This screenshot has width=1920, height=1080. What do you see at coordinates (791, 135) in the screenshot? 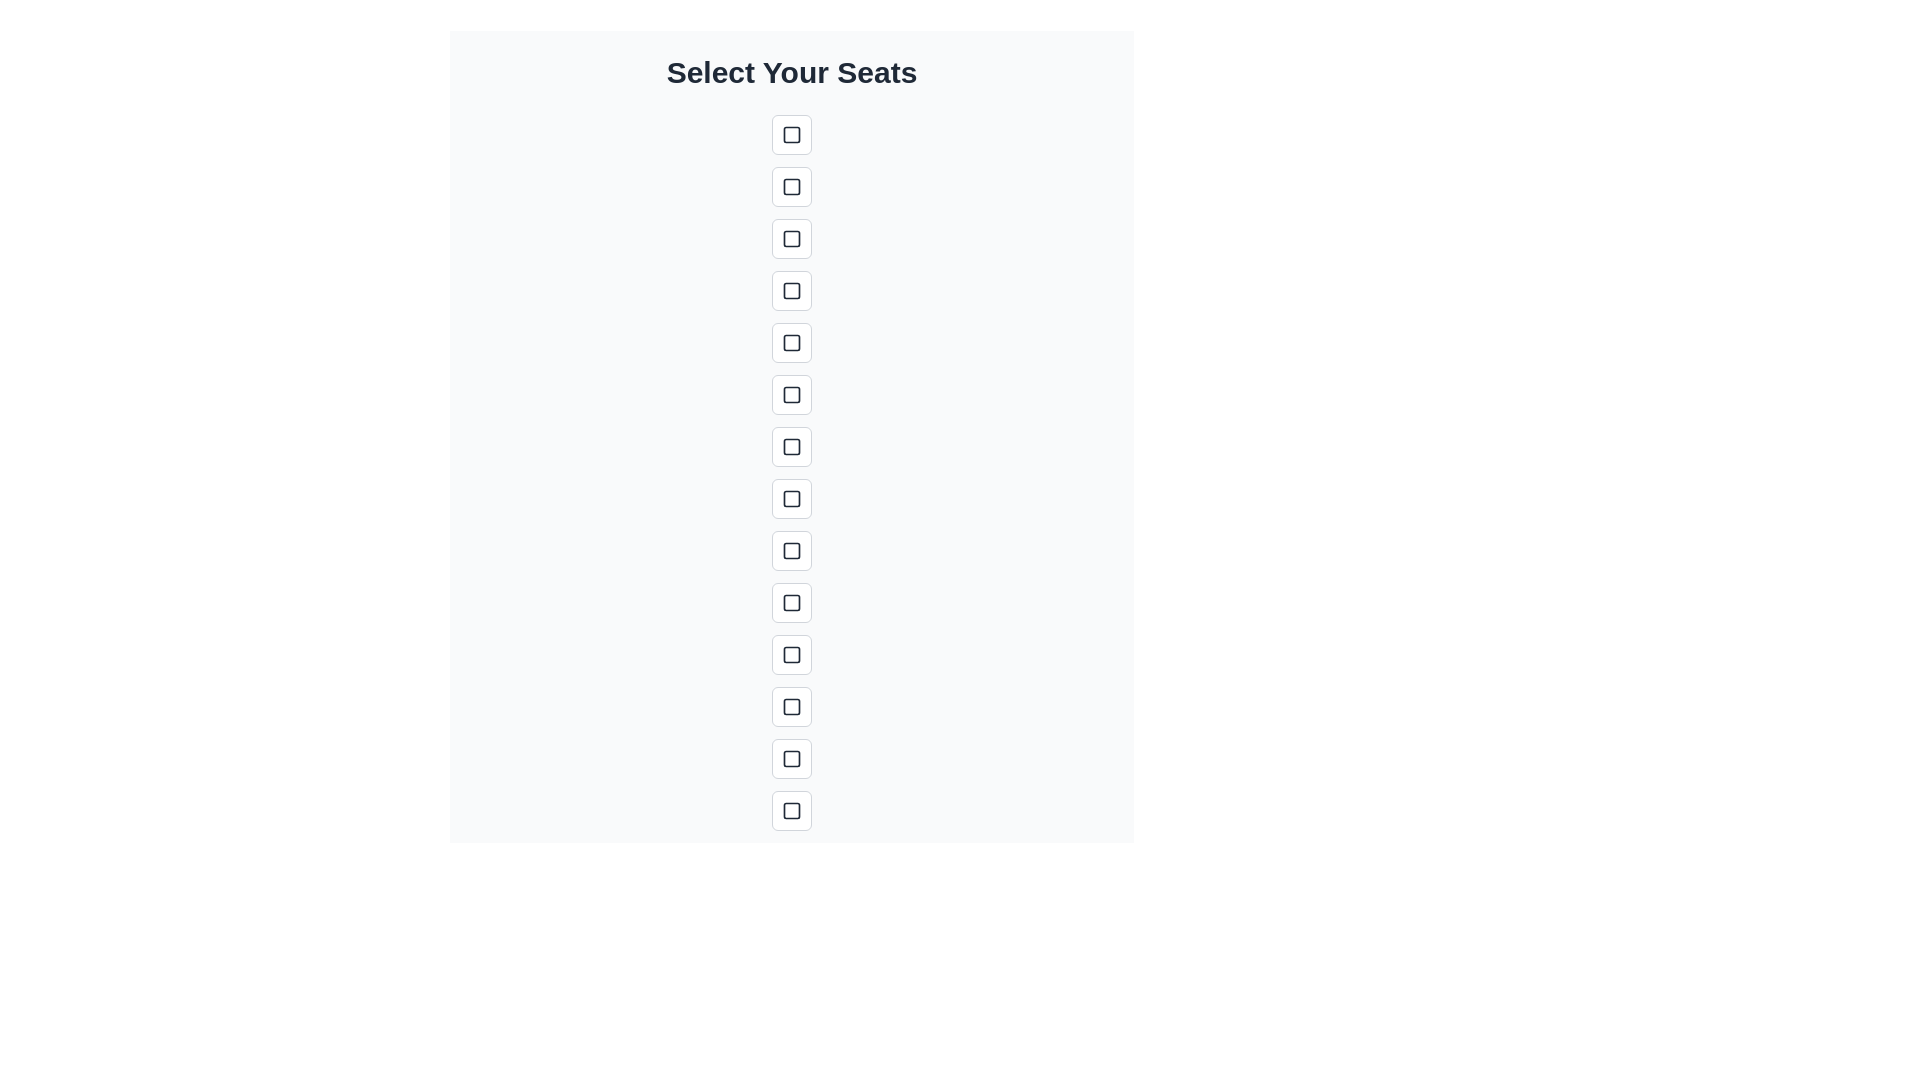
I see `the selected seat button to deselect it` at bounding box center [791, 135].